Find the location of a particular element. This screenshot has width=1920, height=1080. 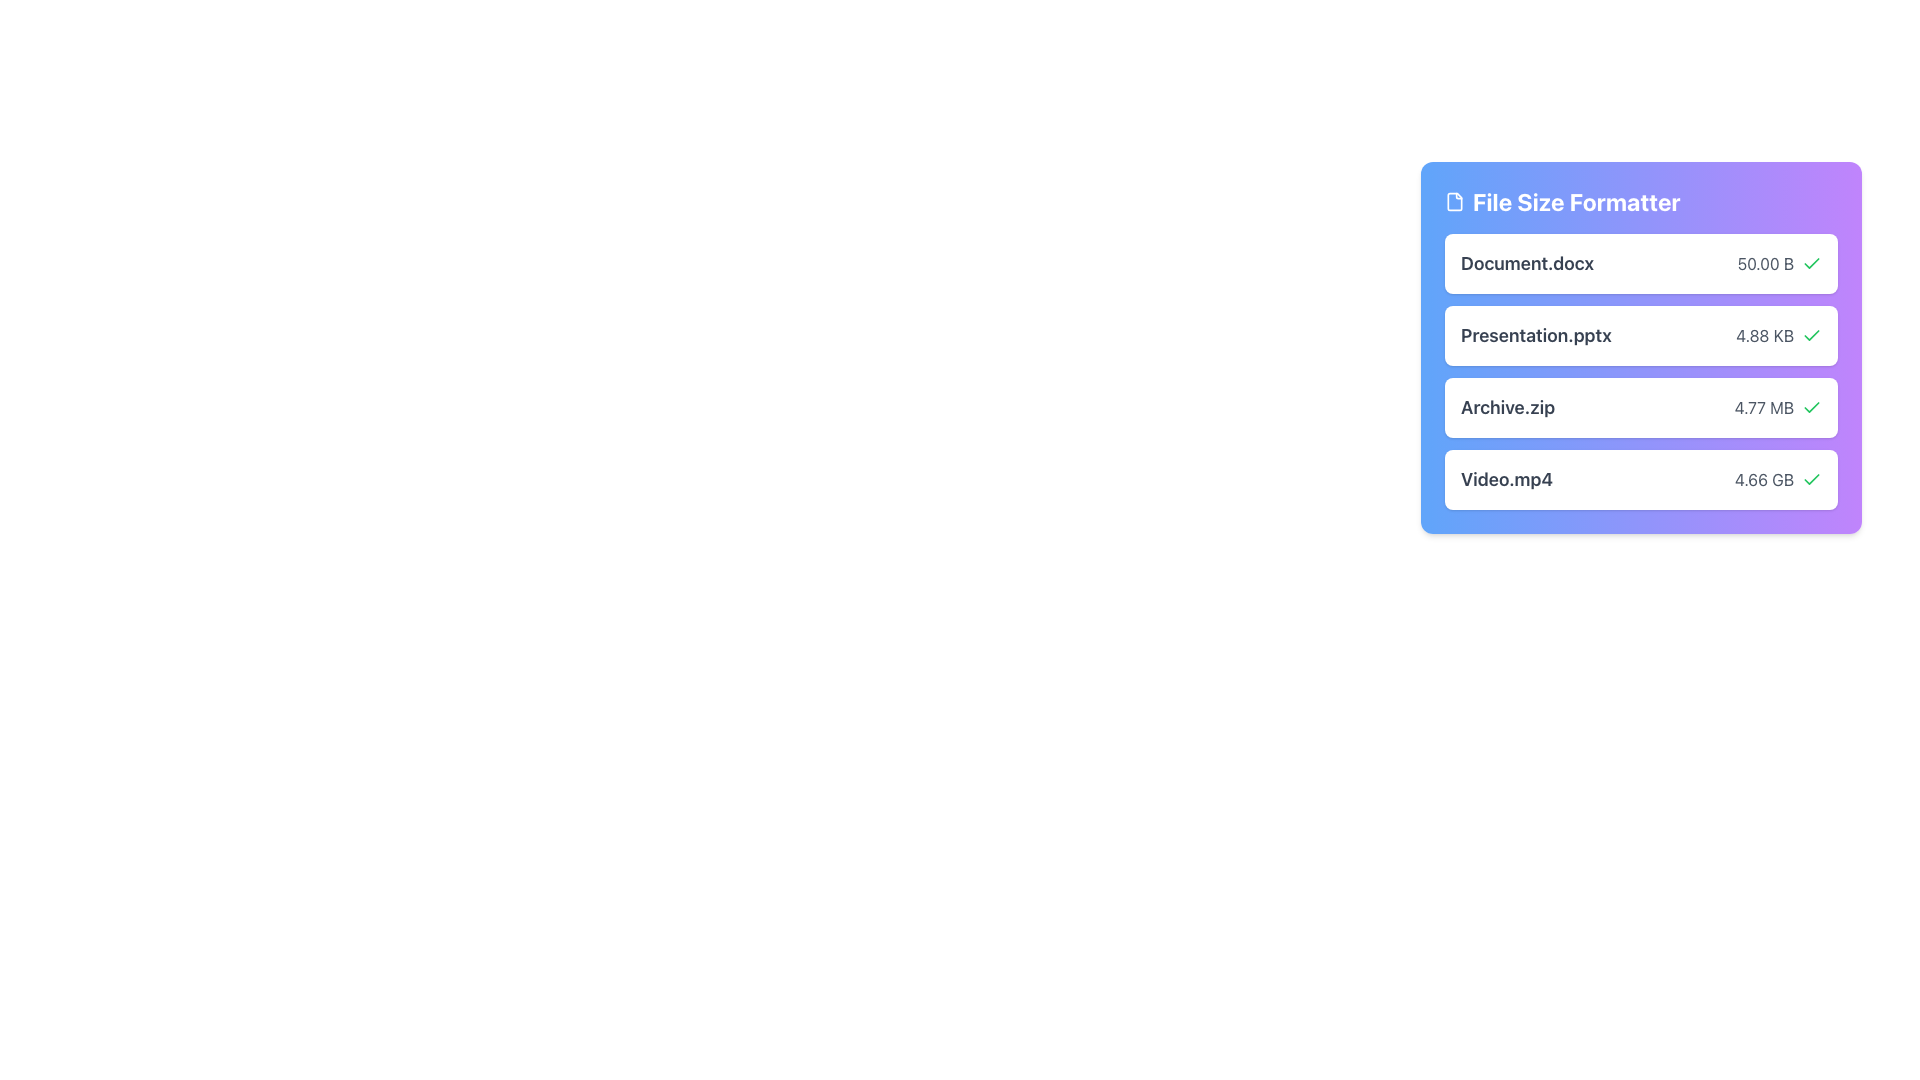

file information from the first list item in the 'File Size Formatter' panel, which displays 'Document.docx' and its size '50.00 B' is located at coordinates (1641, 262).